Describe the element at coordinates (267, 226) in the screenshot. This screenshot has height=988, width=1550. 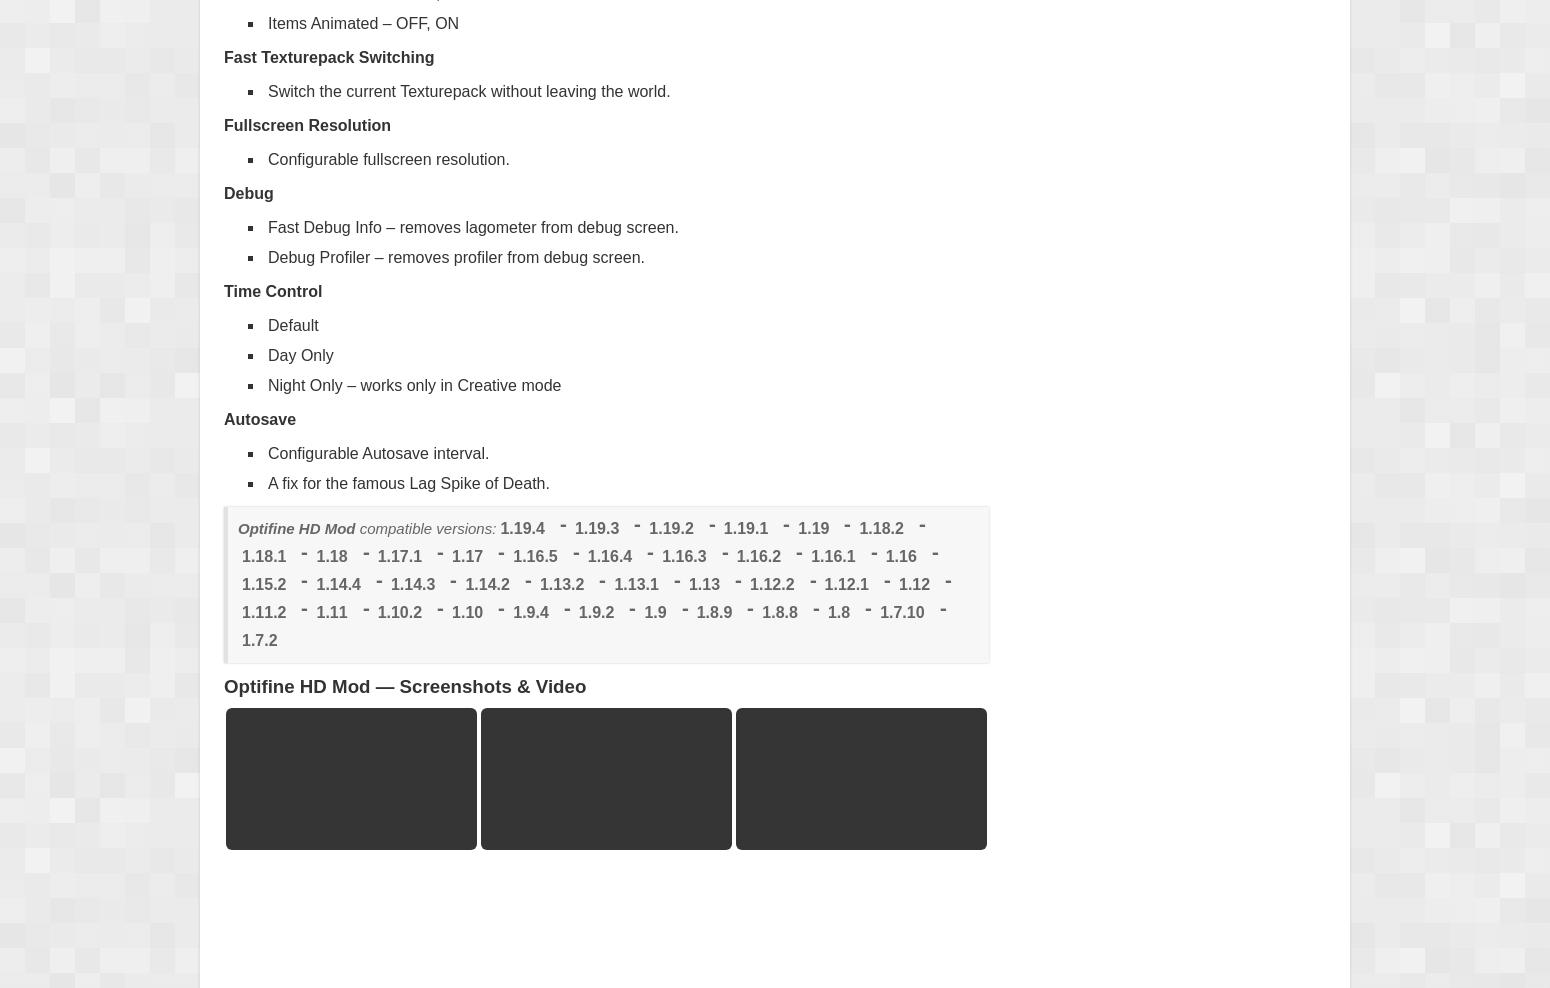
I see `'Fast Debug Info – removes lagometer from debug screen.'` at that location.